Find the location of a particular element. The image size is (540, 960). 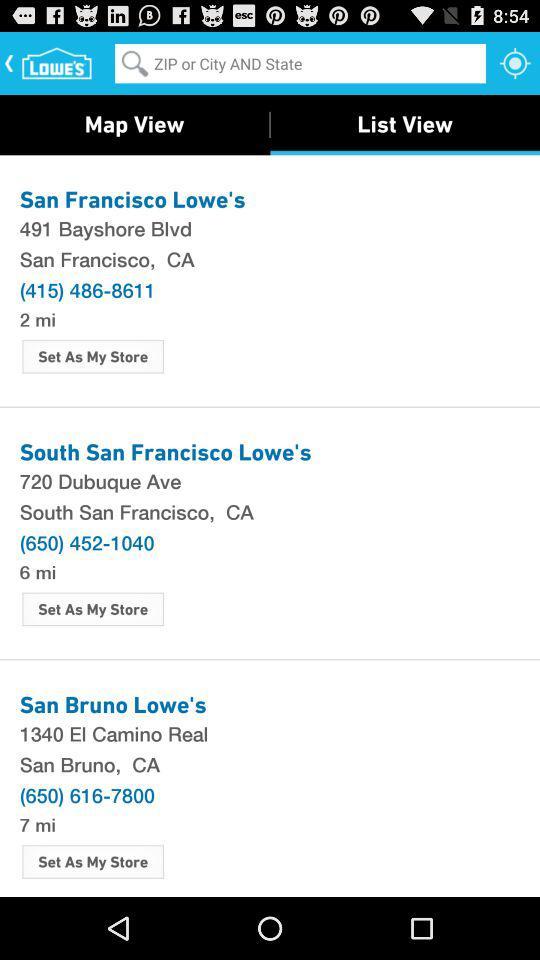

map view icon is located at coordinates (134, 123).